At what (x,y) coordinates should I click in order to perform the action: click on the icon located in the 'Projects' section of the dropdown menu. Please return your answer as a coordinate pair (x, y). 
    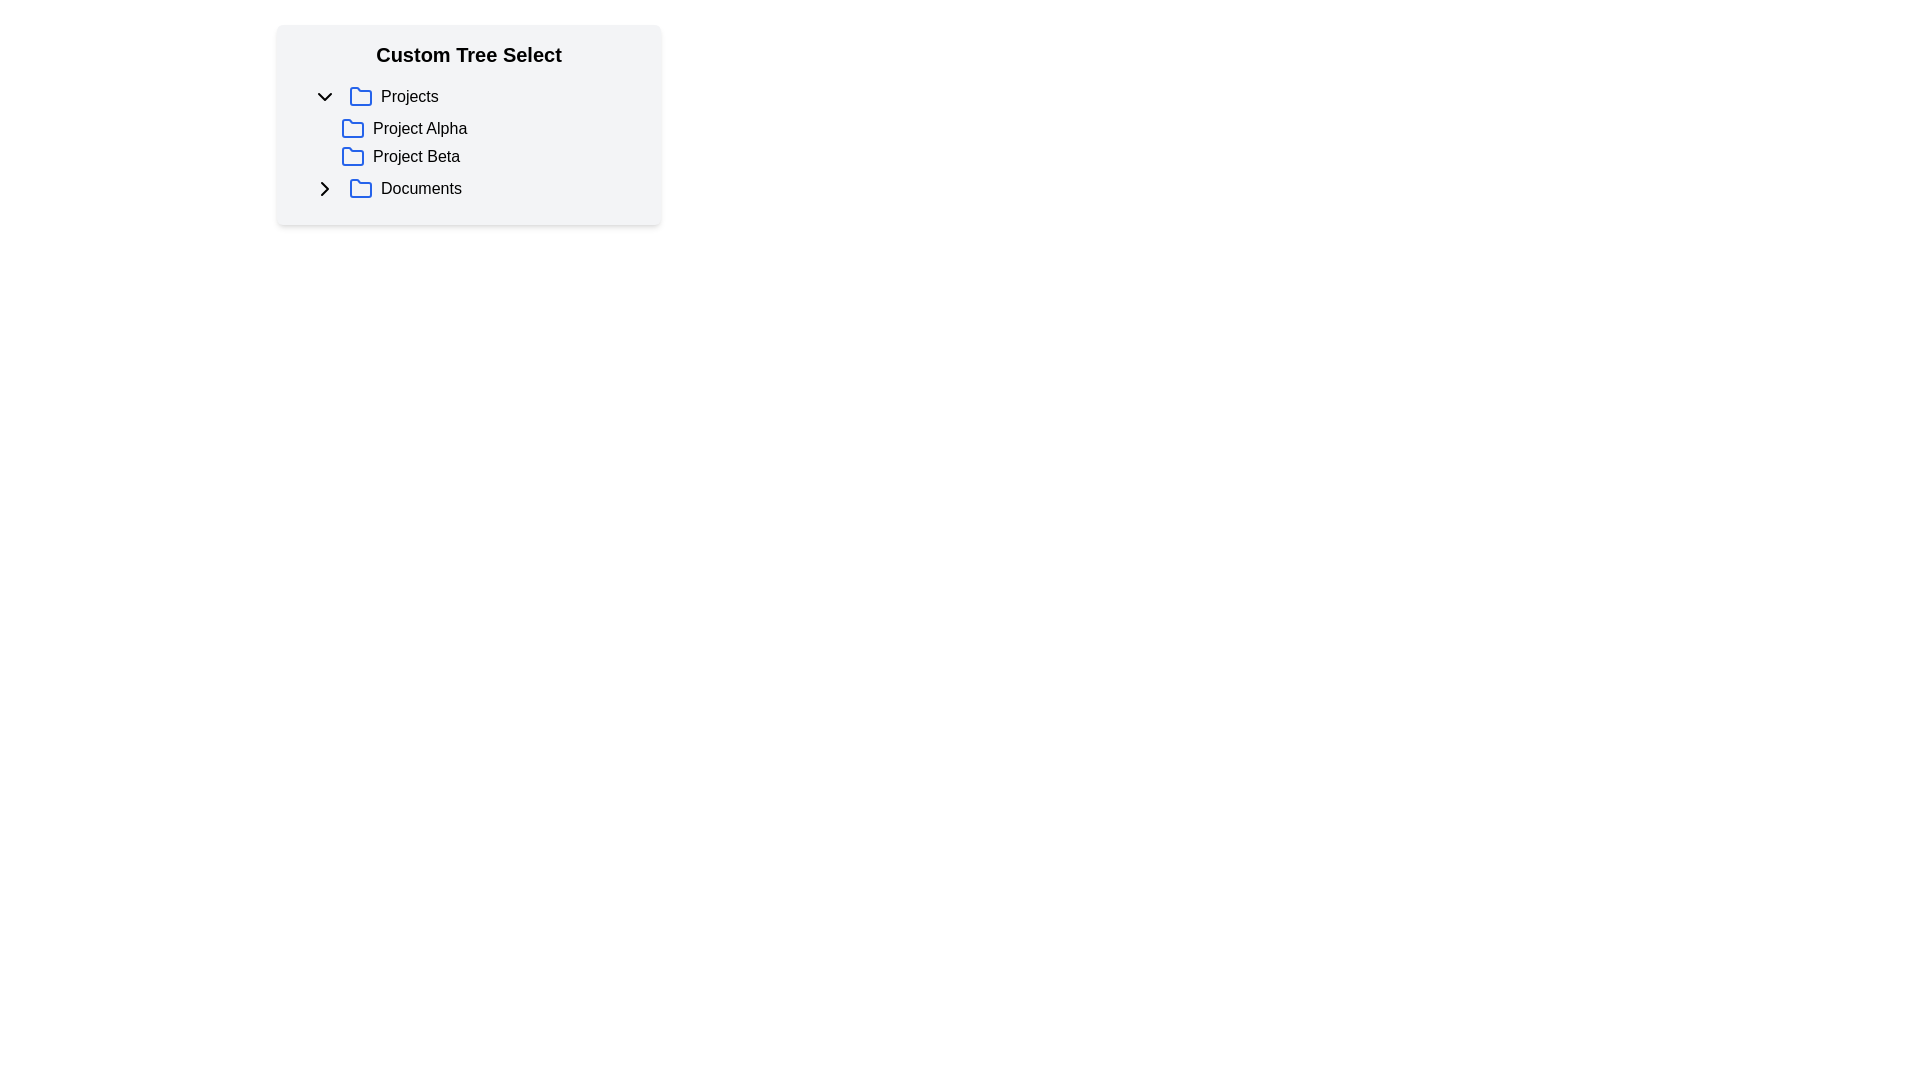
    Looking at the image, I should click on (325, 96).